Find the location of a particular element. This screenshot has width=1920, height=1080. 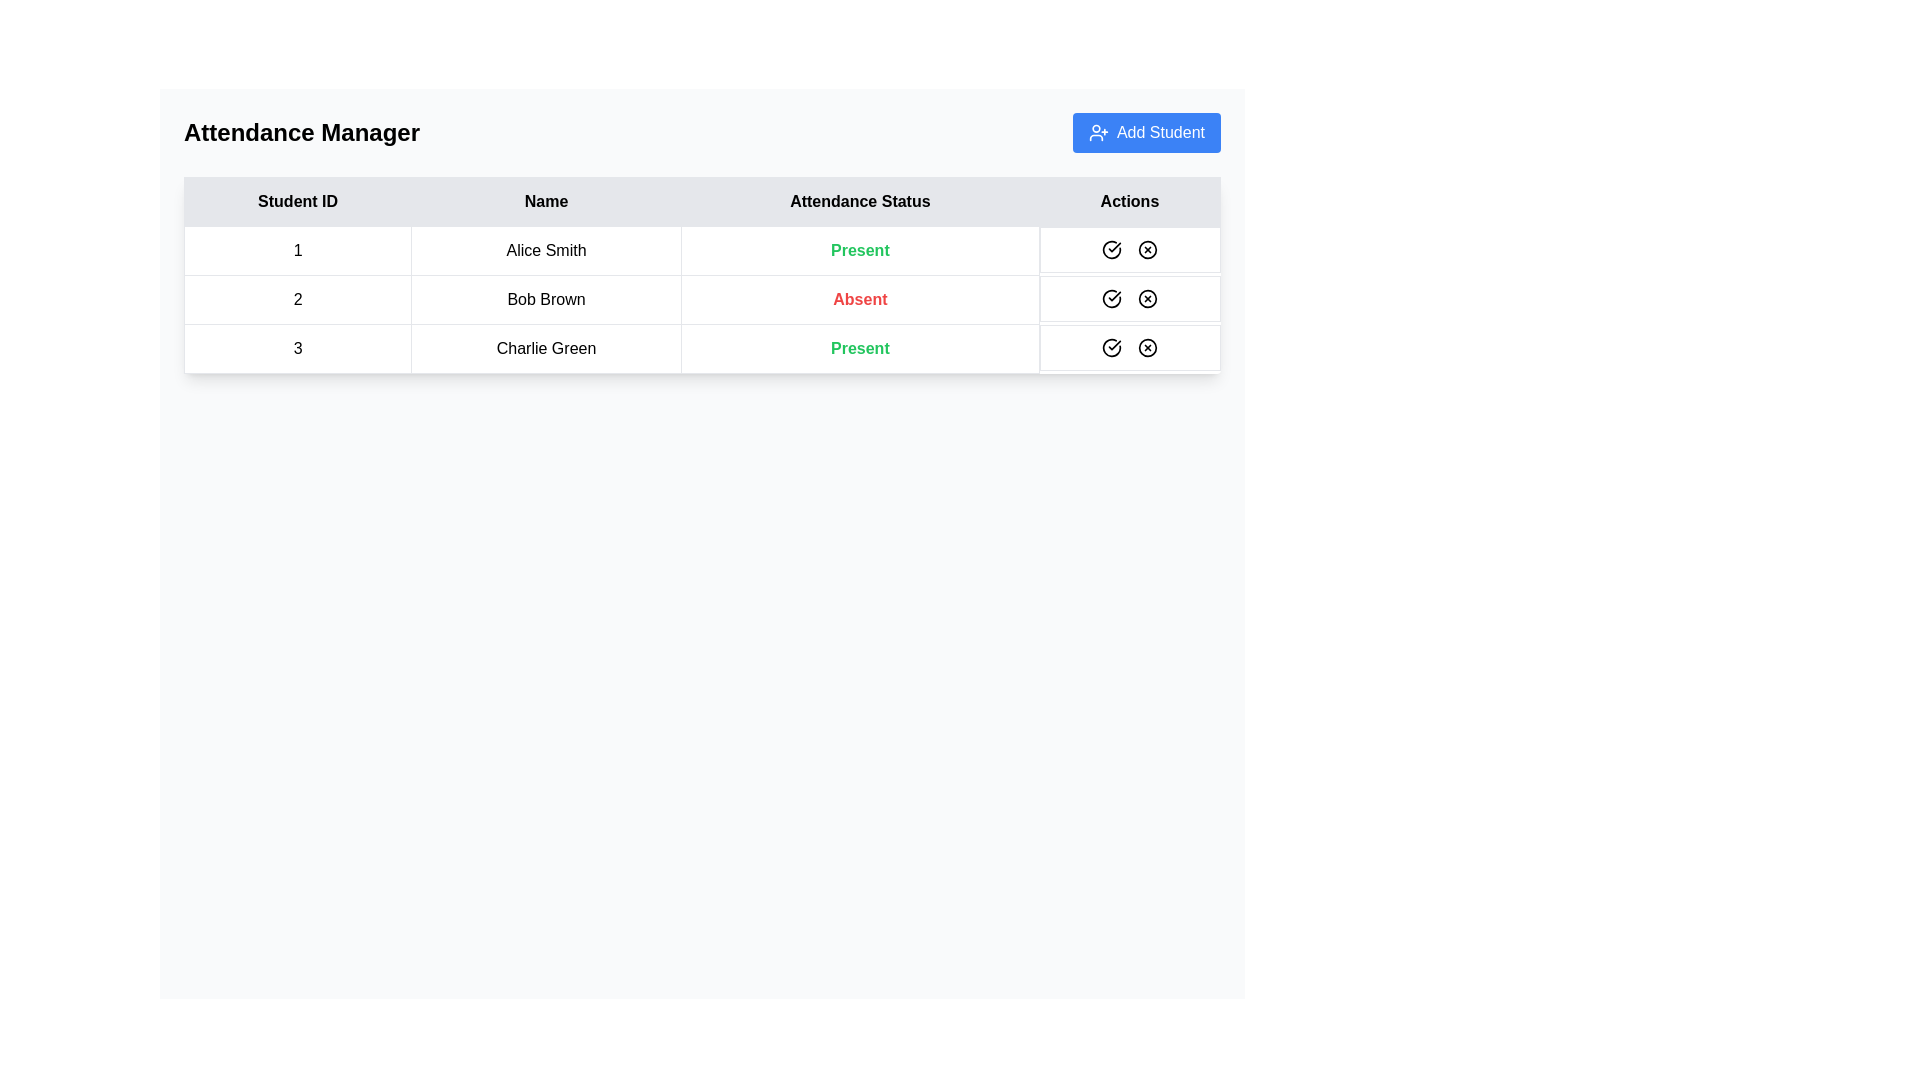

displayed student number for 'Charlie Green' located in the first column of the table under 'Student ID' is located at coordinates (297, 347).